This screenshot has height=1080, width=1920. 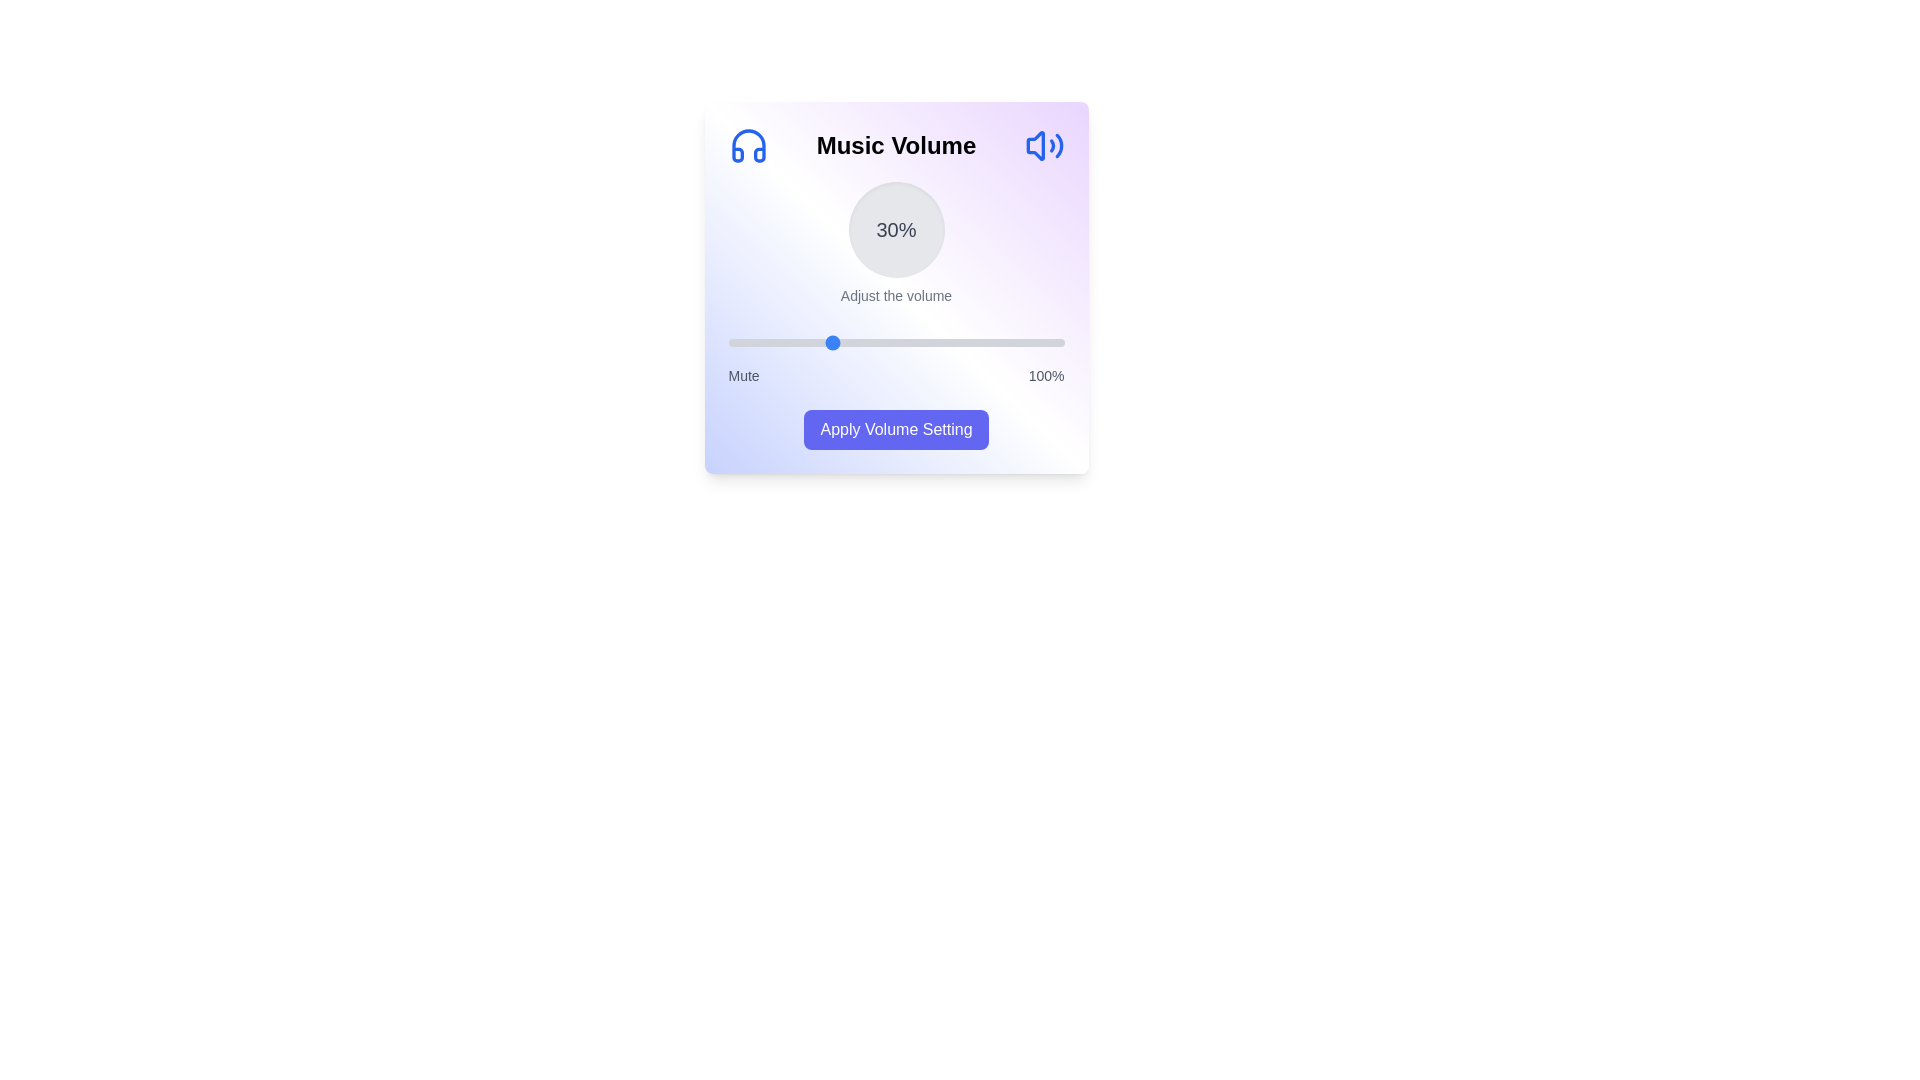 What do you see at coordinates (835, 342) in the screenshot?
I see `the volume slider to 32%` at bounding box center [835, 342].